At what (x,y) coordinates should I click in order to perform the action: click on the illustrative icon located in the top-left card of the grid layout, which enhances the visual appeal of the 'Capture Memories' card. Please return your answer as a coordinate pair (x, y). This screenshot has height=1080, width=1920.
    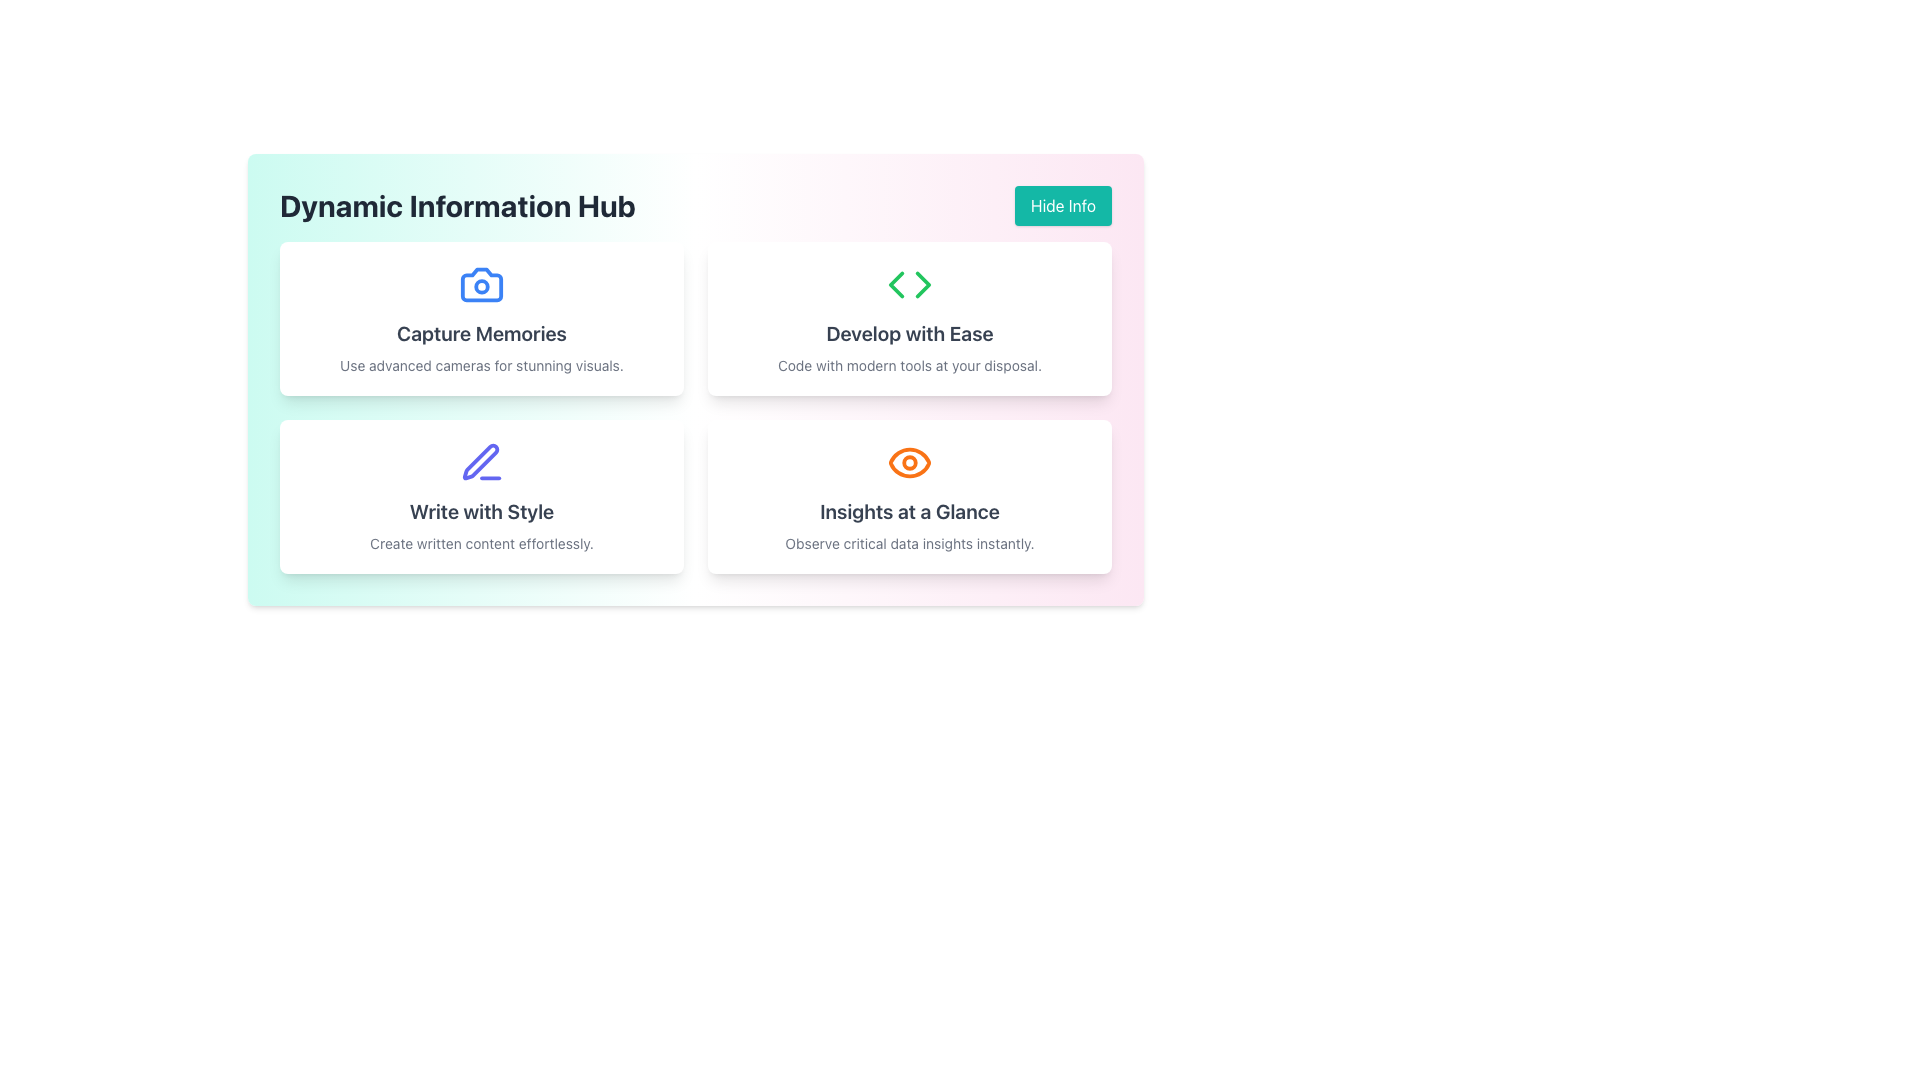
    Looking at the image, I should click on (481, 285).